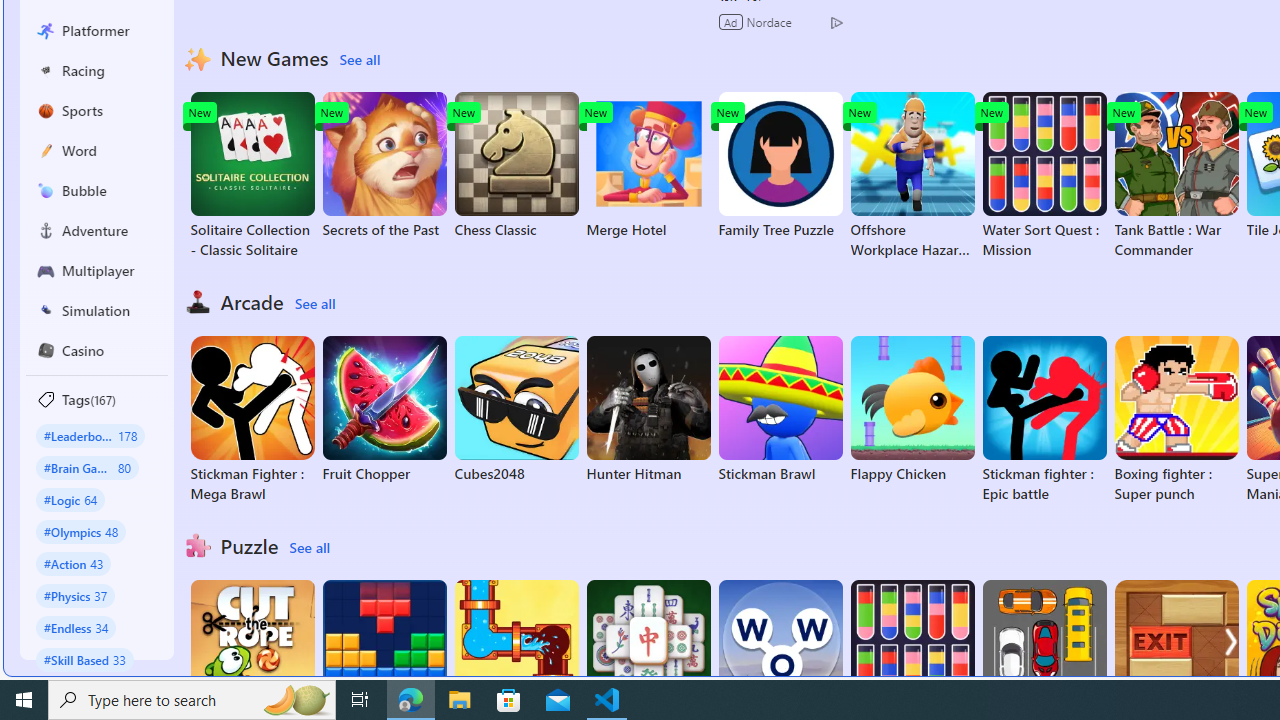 The height and width of the screenshot is (720, 1280). Describe the element at coordinates (76, 626) in the screenshot. I see `'#Endless 34'` at that location.